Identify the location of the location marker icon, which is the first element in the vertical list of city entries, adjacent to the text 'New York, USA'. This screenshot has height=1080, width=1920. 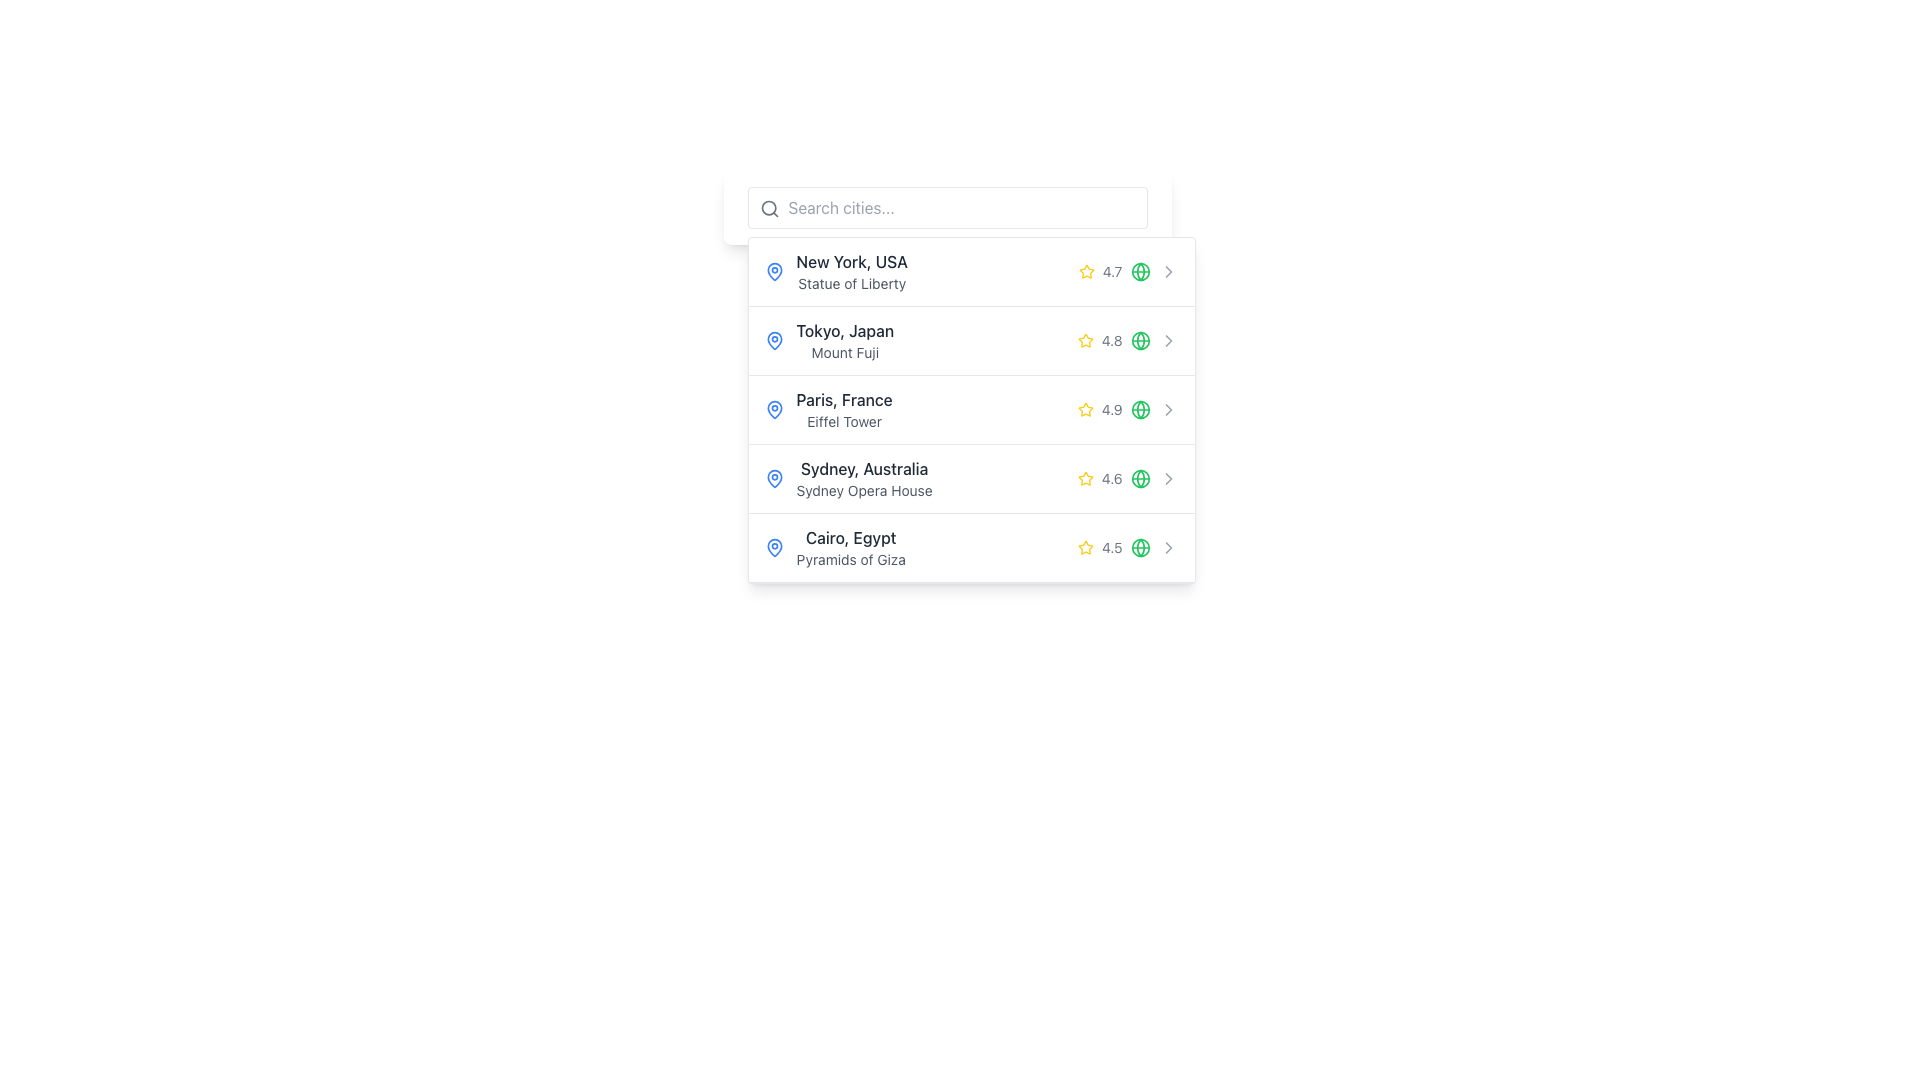
(773, 272).